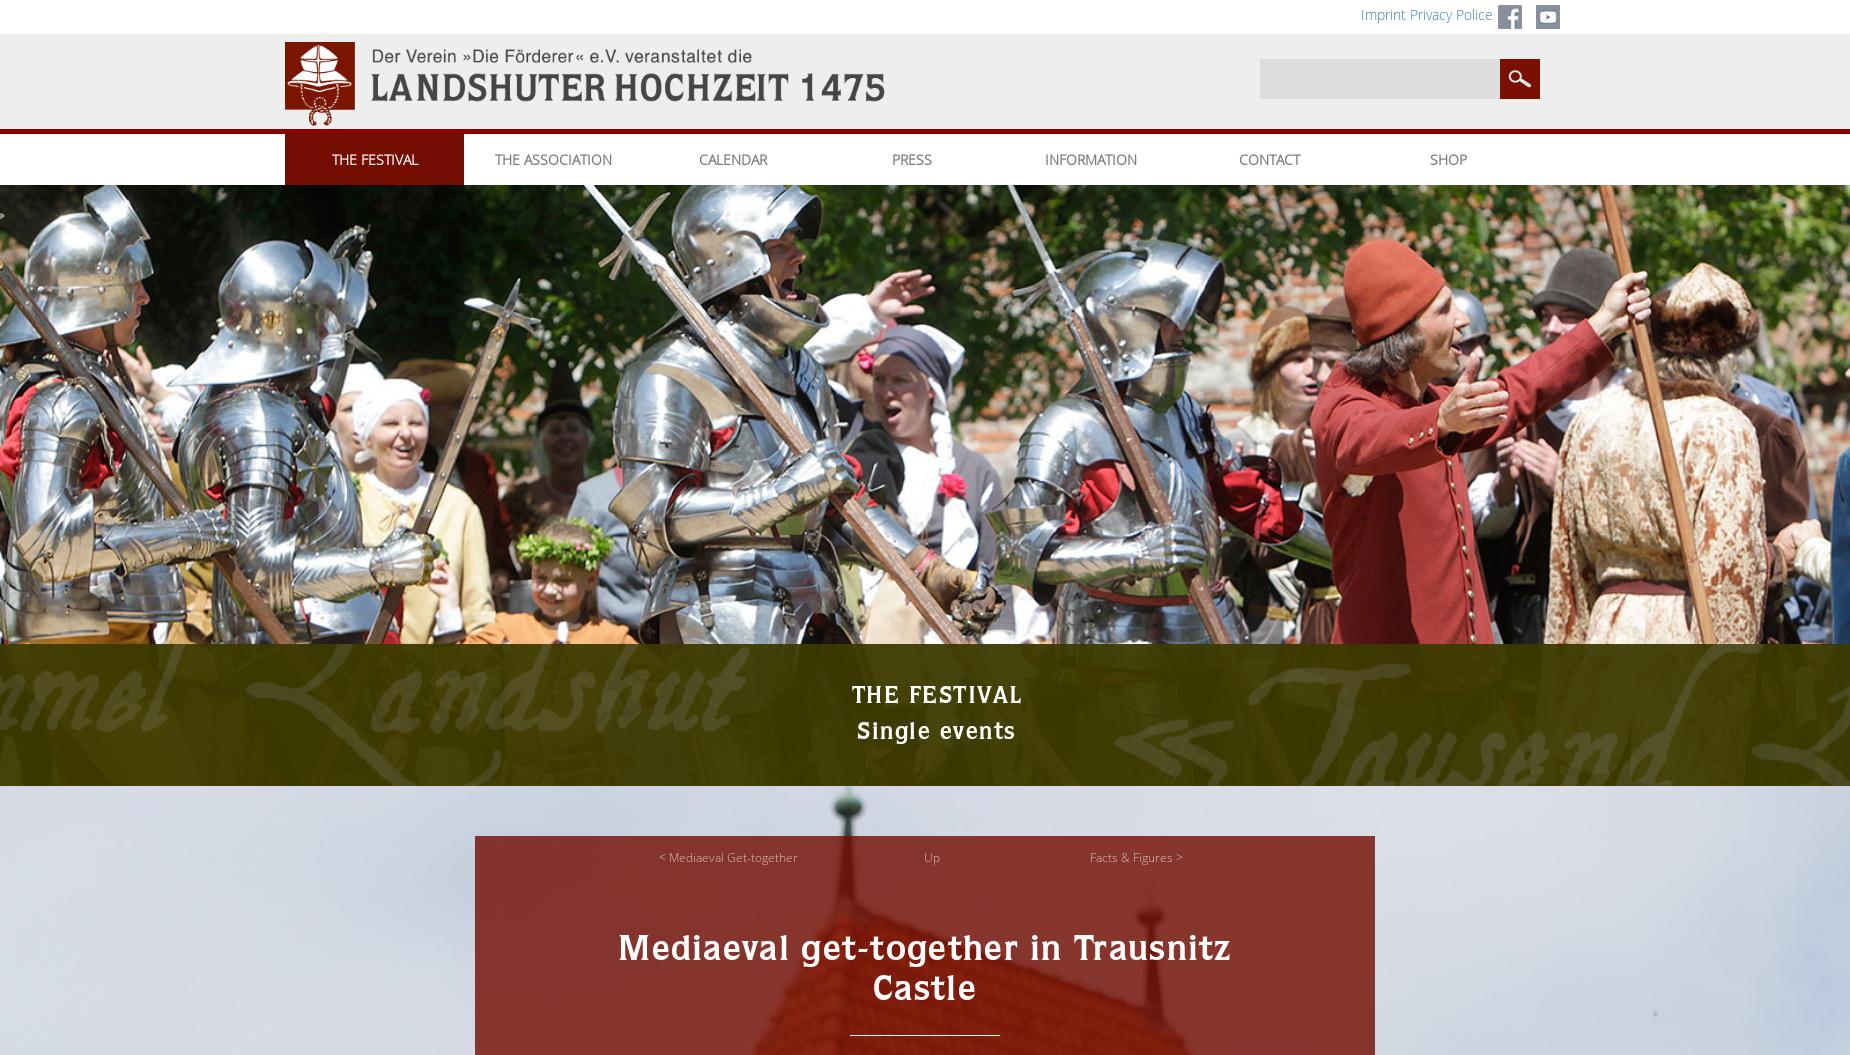 The height and width of the screenshot is (1055, 1850). What do you see at coordinates (1451, 14) in the screenshot?
I see `'Privacy Police'` at bounding box center [1451, 14].